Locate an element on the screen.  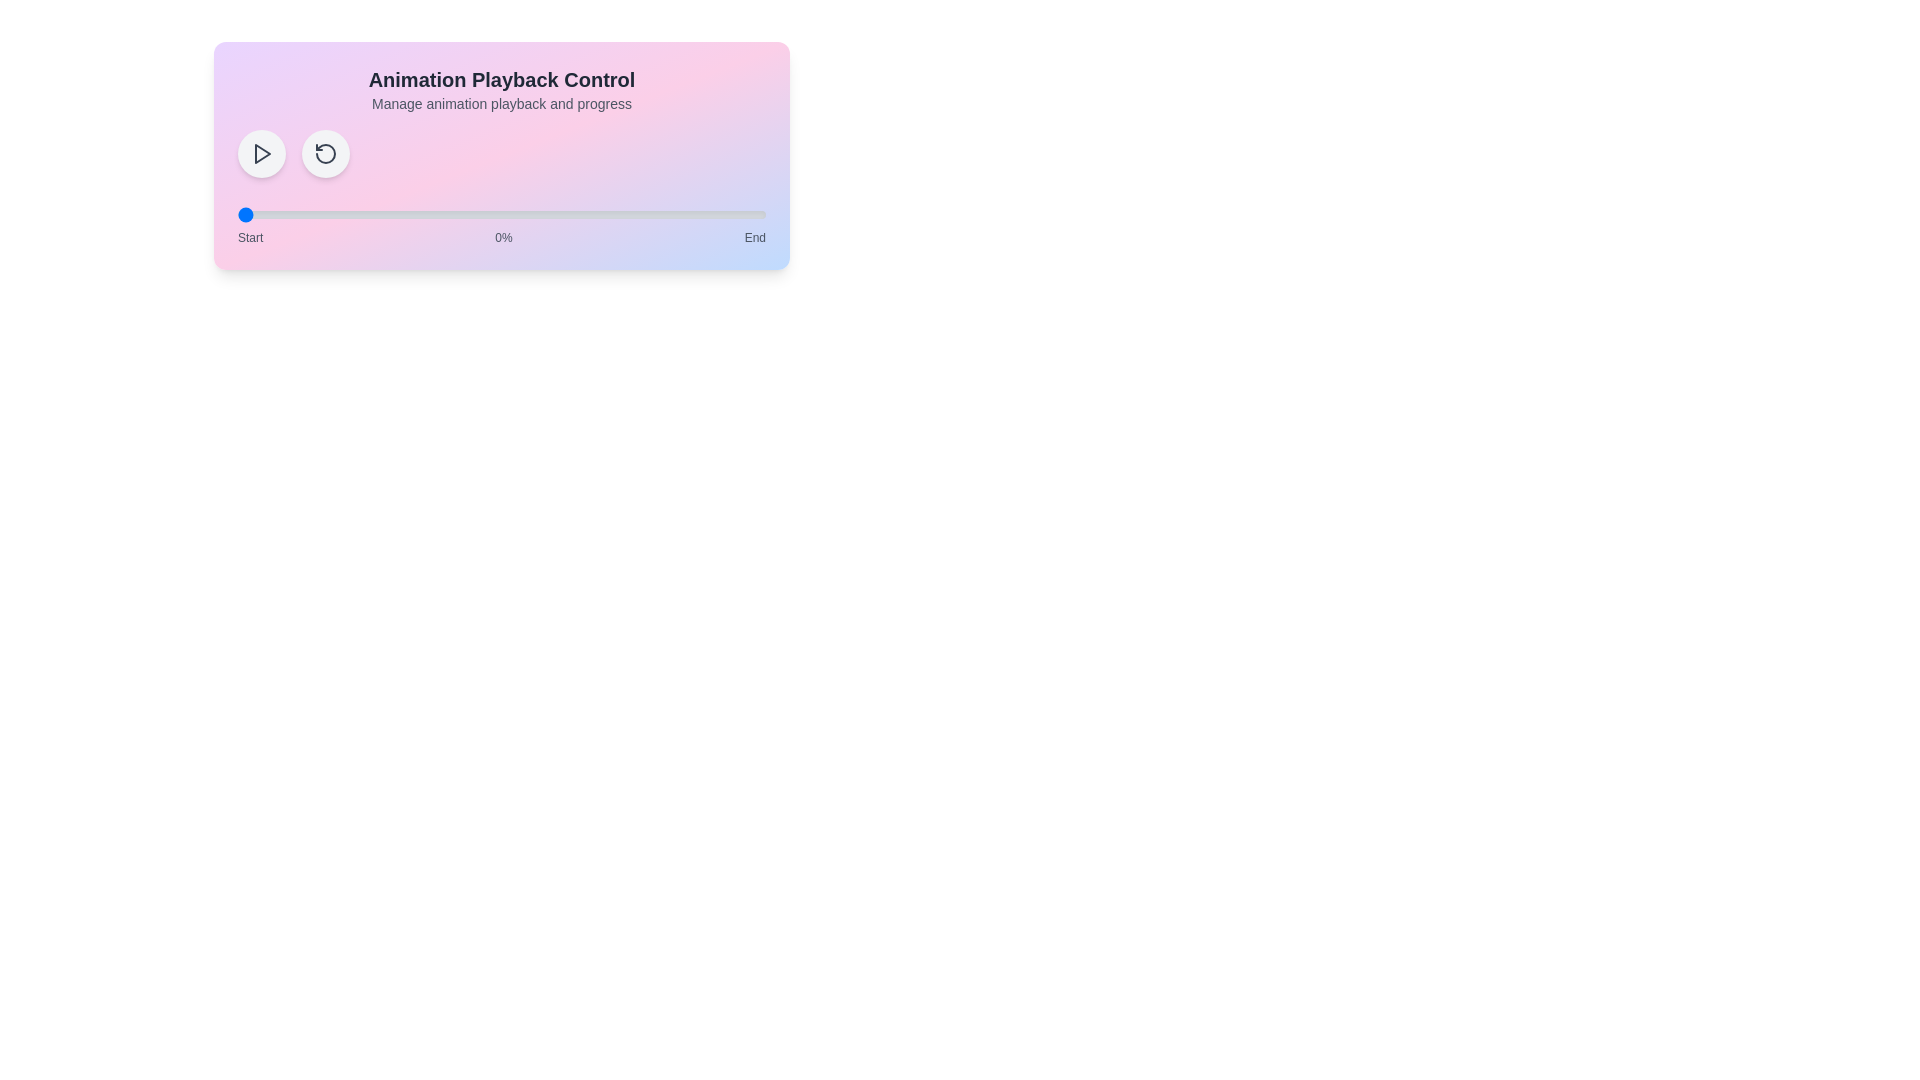
play/pause button to toggle the playback state is located at coordinates (261, 153).